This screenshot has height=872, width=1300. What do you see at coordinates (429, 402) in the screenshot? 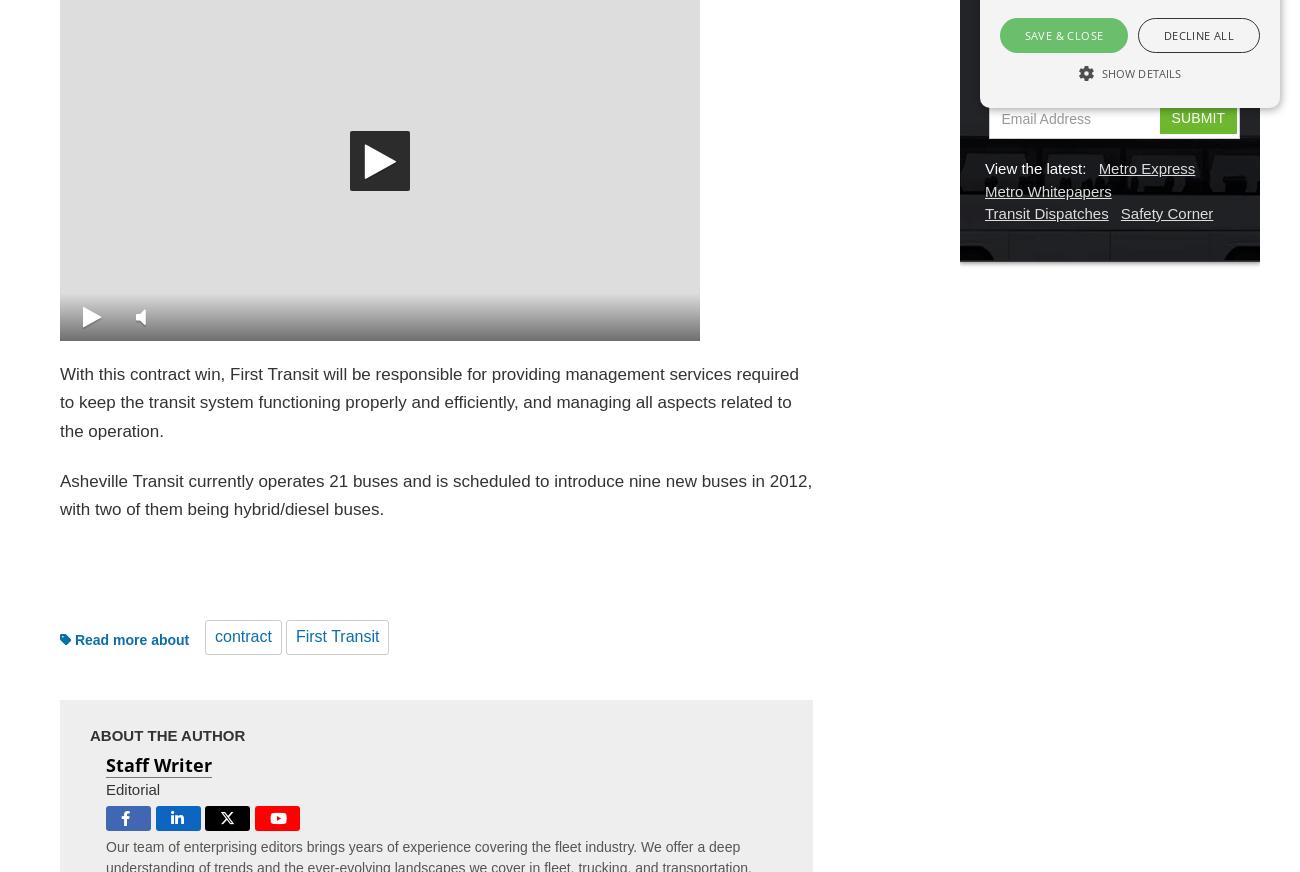
I see `'With this contract win, First Transit will be responsible for providing management services required to keep the transit system functioning properly and efficiently, and managing all aspects related to the operation.'` at bounding box center [429, 402].